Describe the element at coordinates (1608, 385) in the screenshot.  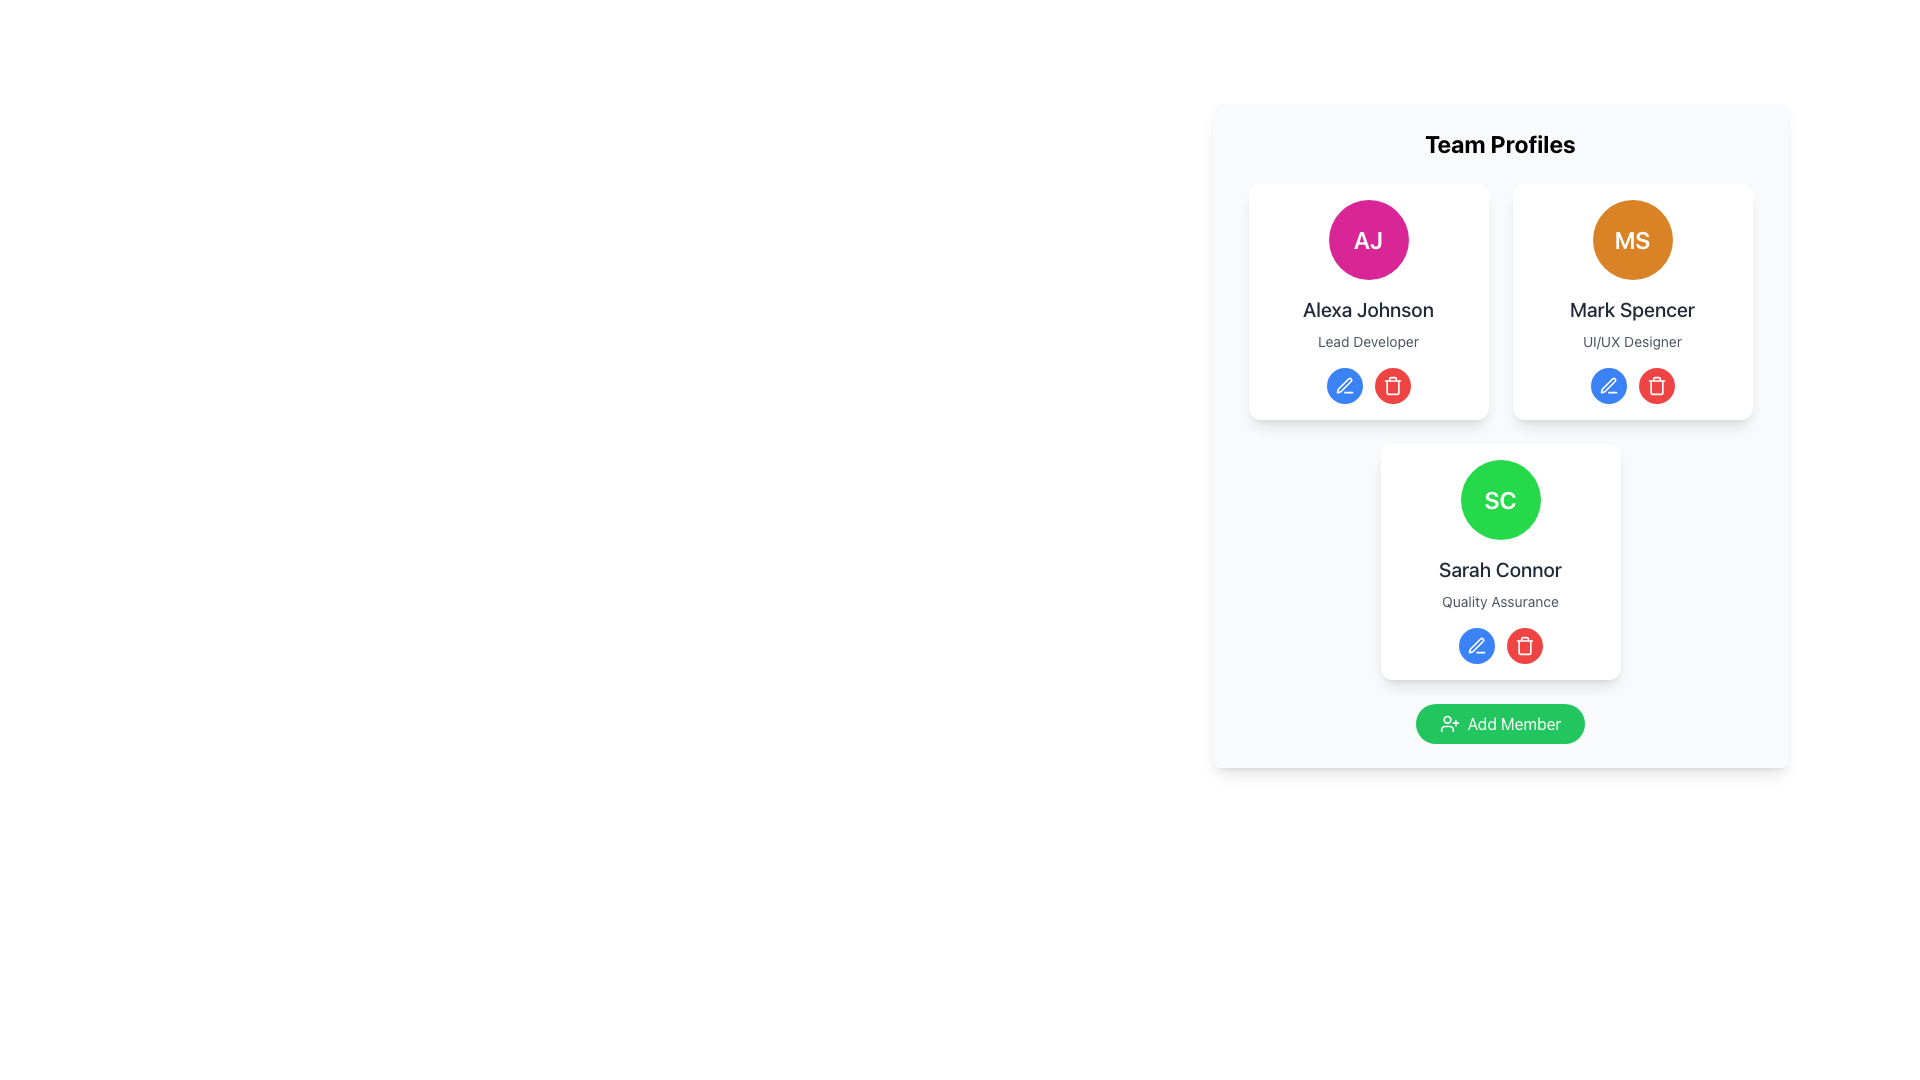
I see `the blue circular button with a pen icon that represents the editing function for the user profile of 'Sarah Connor'` at that location.